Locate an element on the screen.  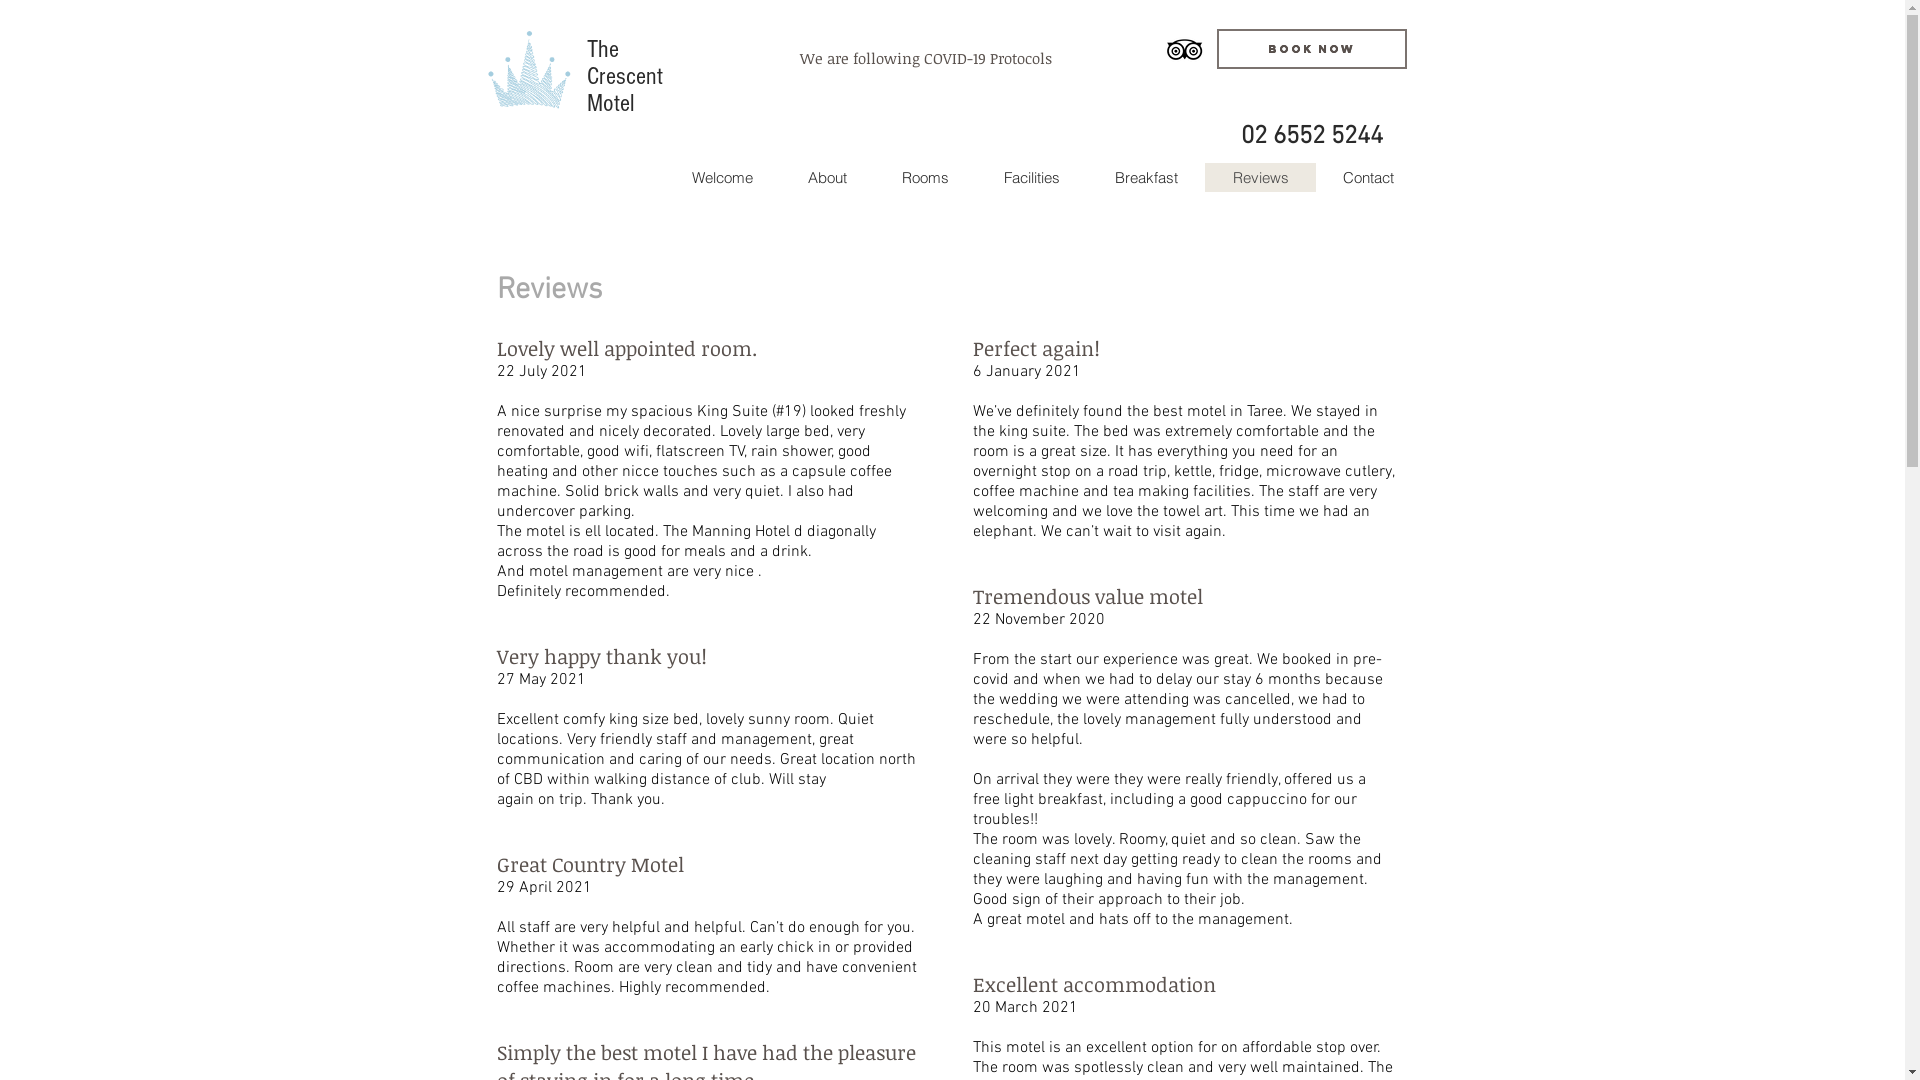
'Book NOW' is located at coordinates (1310, 48).